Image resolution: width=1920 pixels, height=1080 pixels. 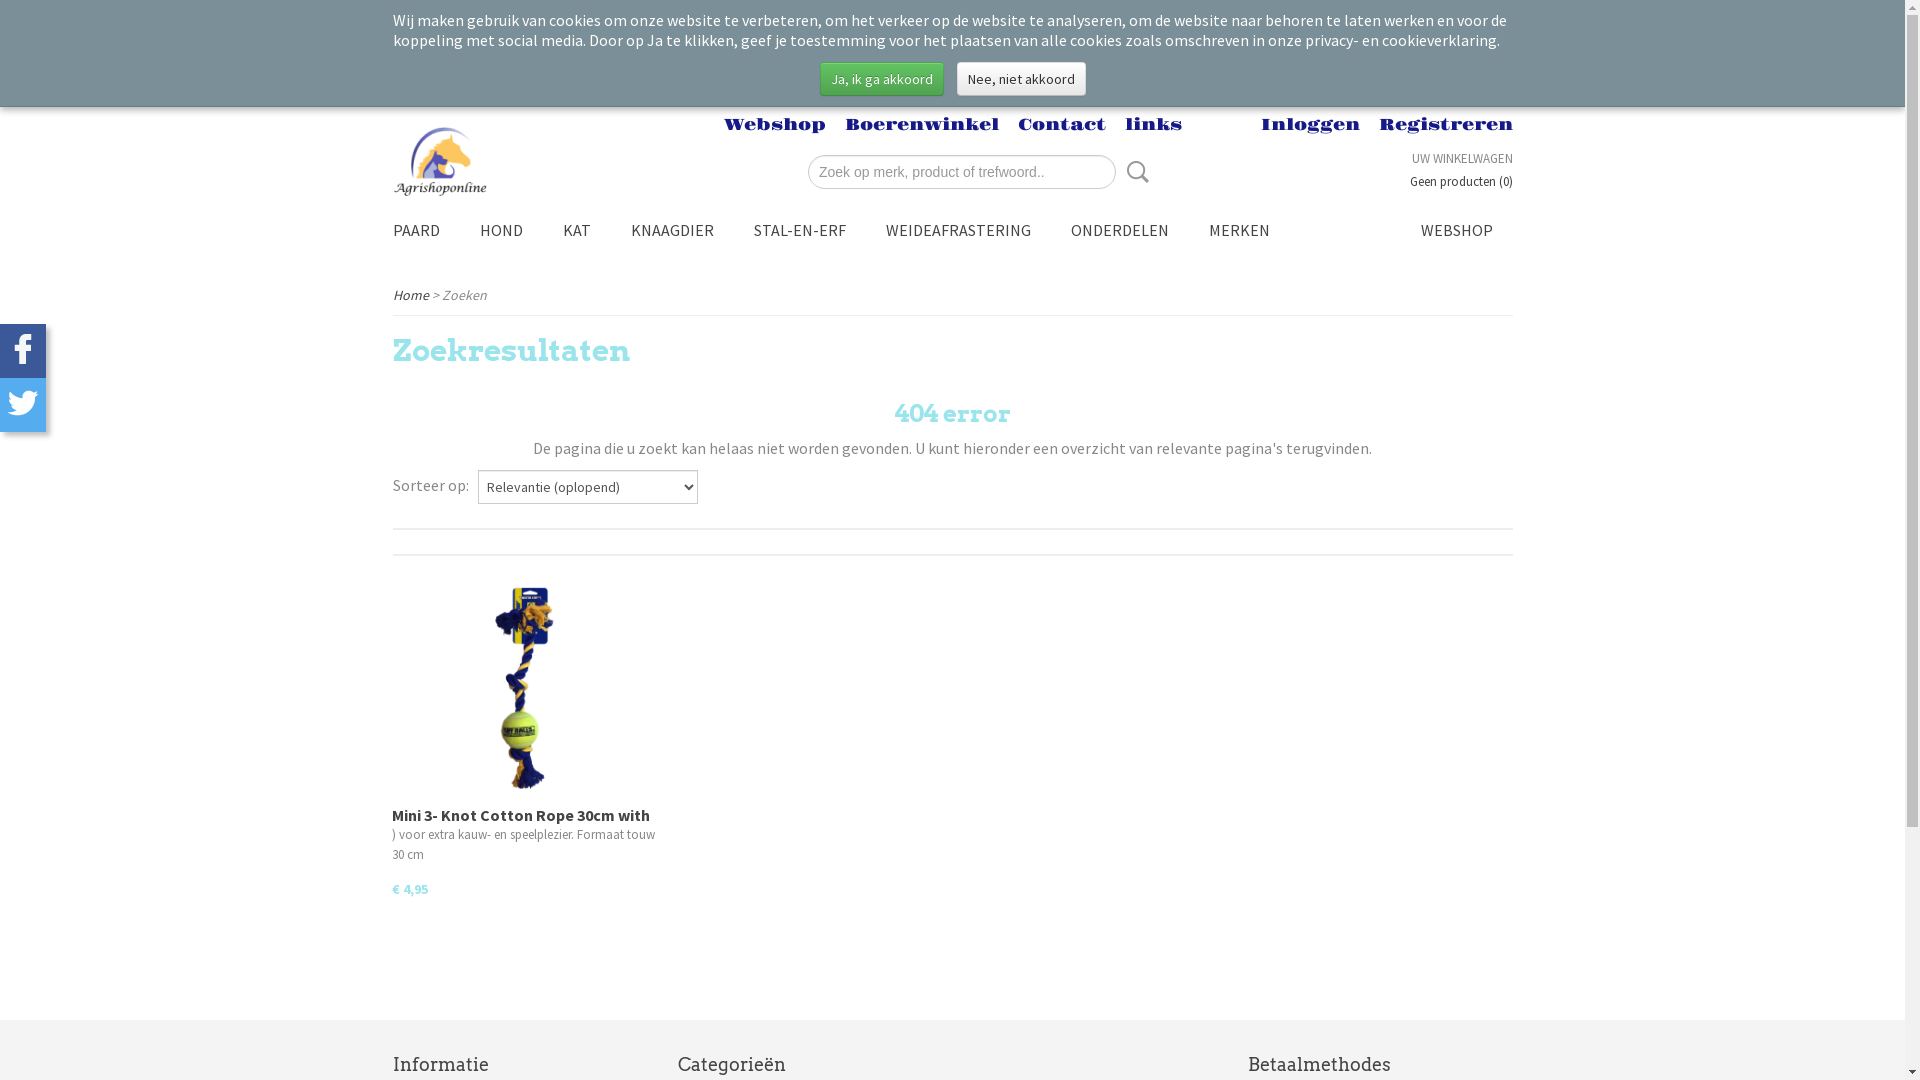 I want to click on 'Boerenwinkel', so click(x=920, y=124).